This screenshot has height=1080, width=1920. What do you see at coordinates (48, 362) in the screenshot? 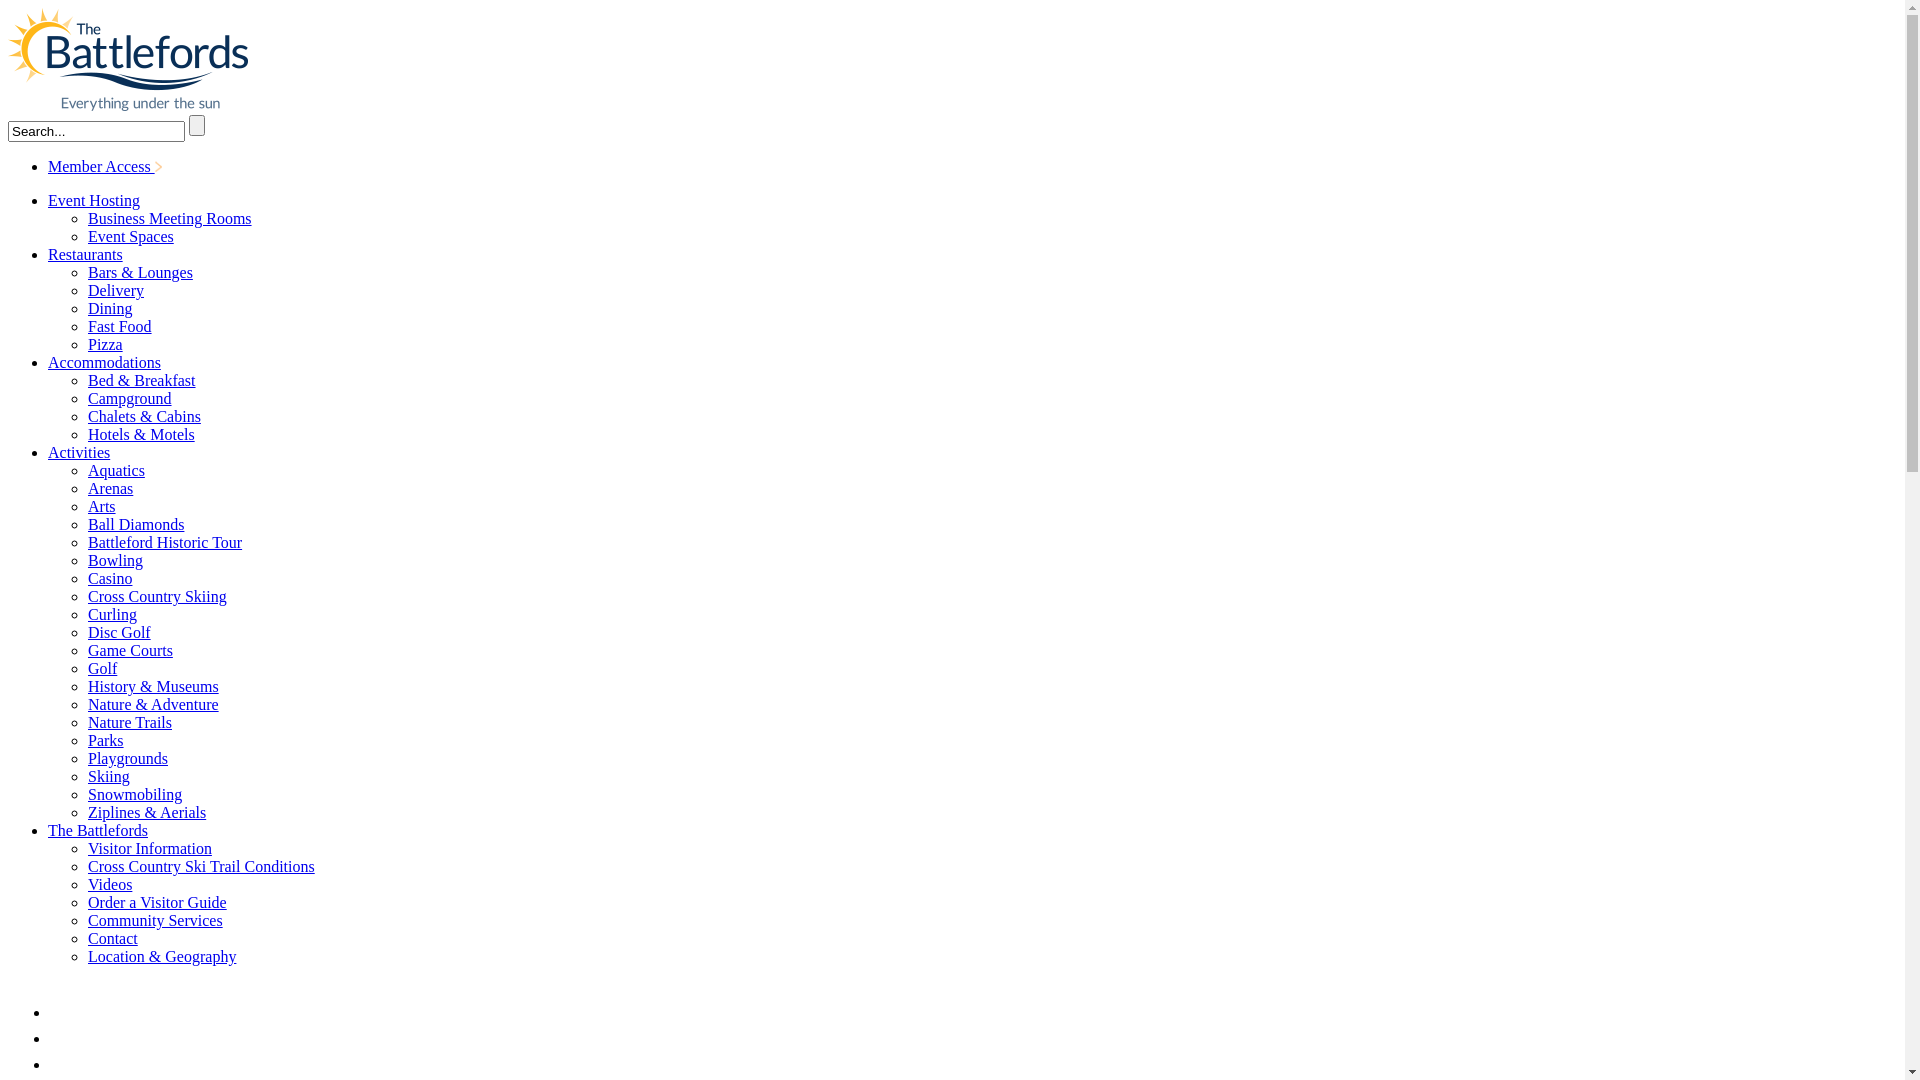
I see `'Accommodations'` at bounding box center [48, 362].